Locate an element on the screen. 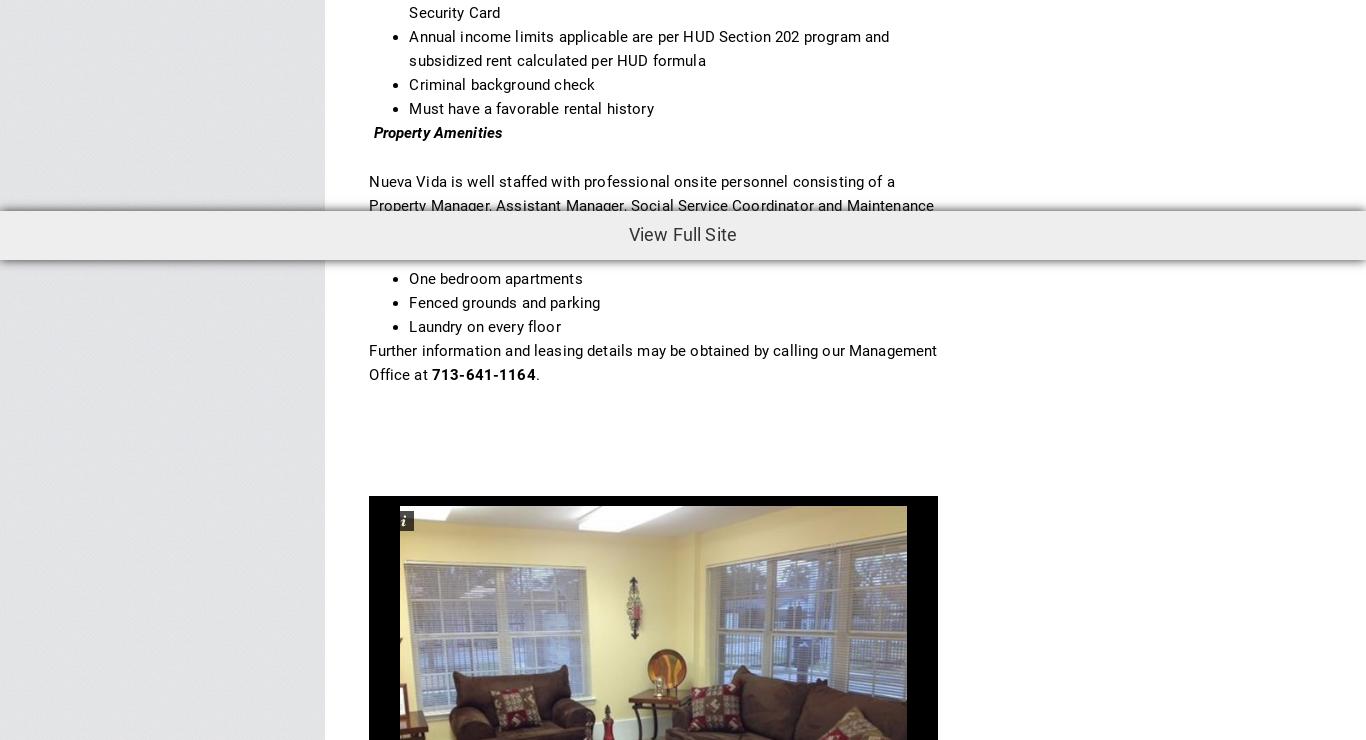  '.' is located at coordinates (536, 372).